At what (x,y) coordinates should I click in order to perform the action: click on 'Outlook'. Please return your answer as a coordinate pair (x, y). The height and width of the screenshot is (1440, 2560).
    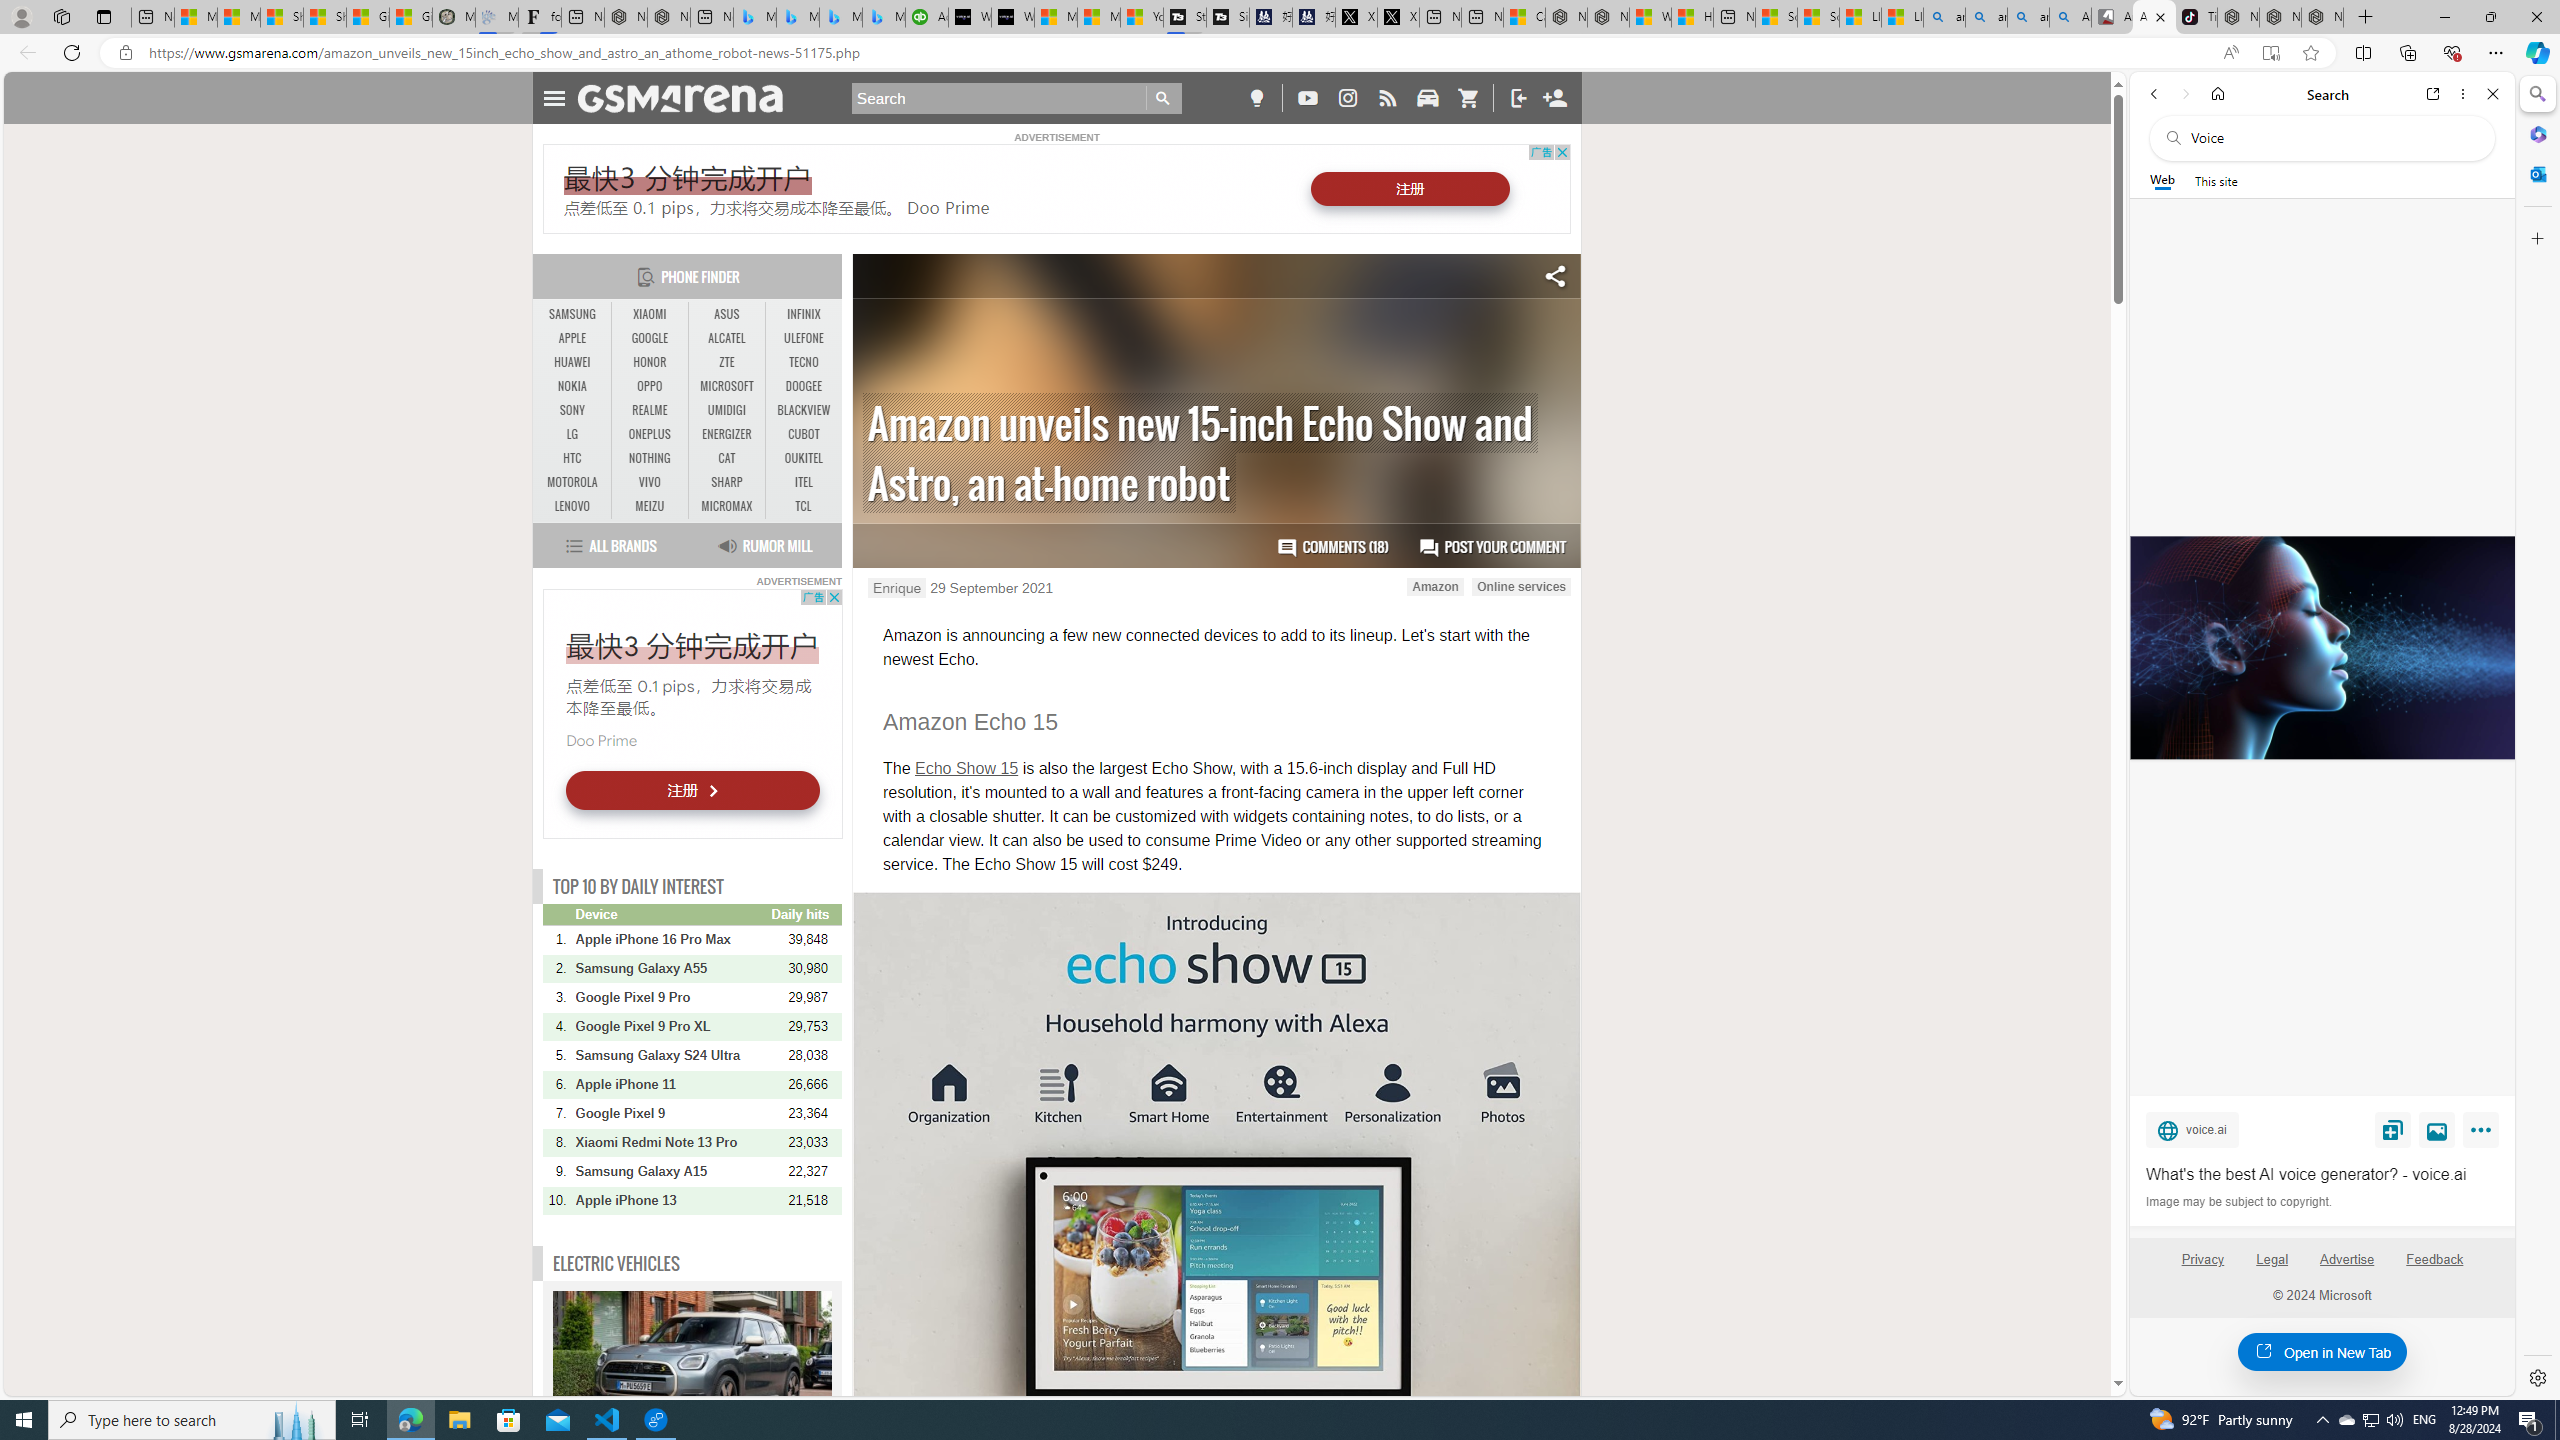
    Looking at the image, I should click on (2535, 172).